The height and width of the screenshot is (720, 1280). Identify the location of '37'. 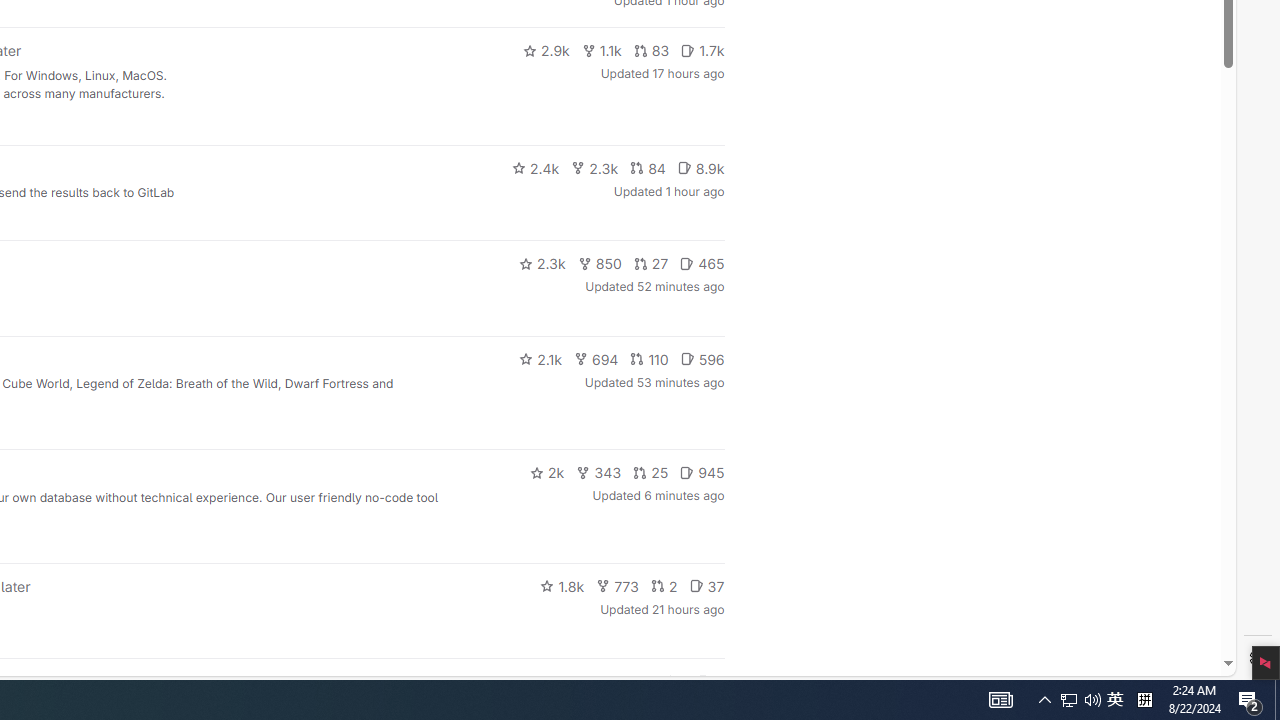
(706, 585).